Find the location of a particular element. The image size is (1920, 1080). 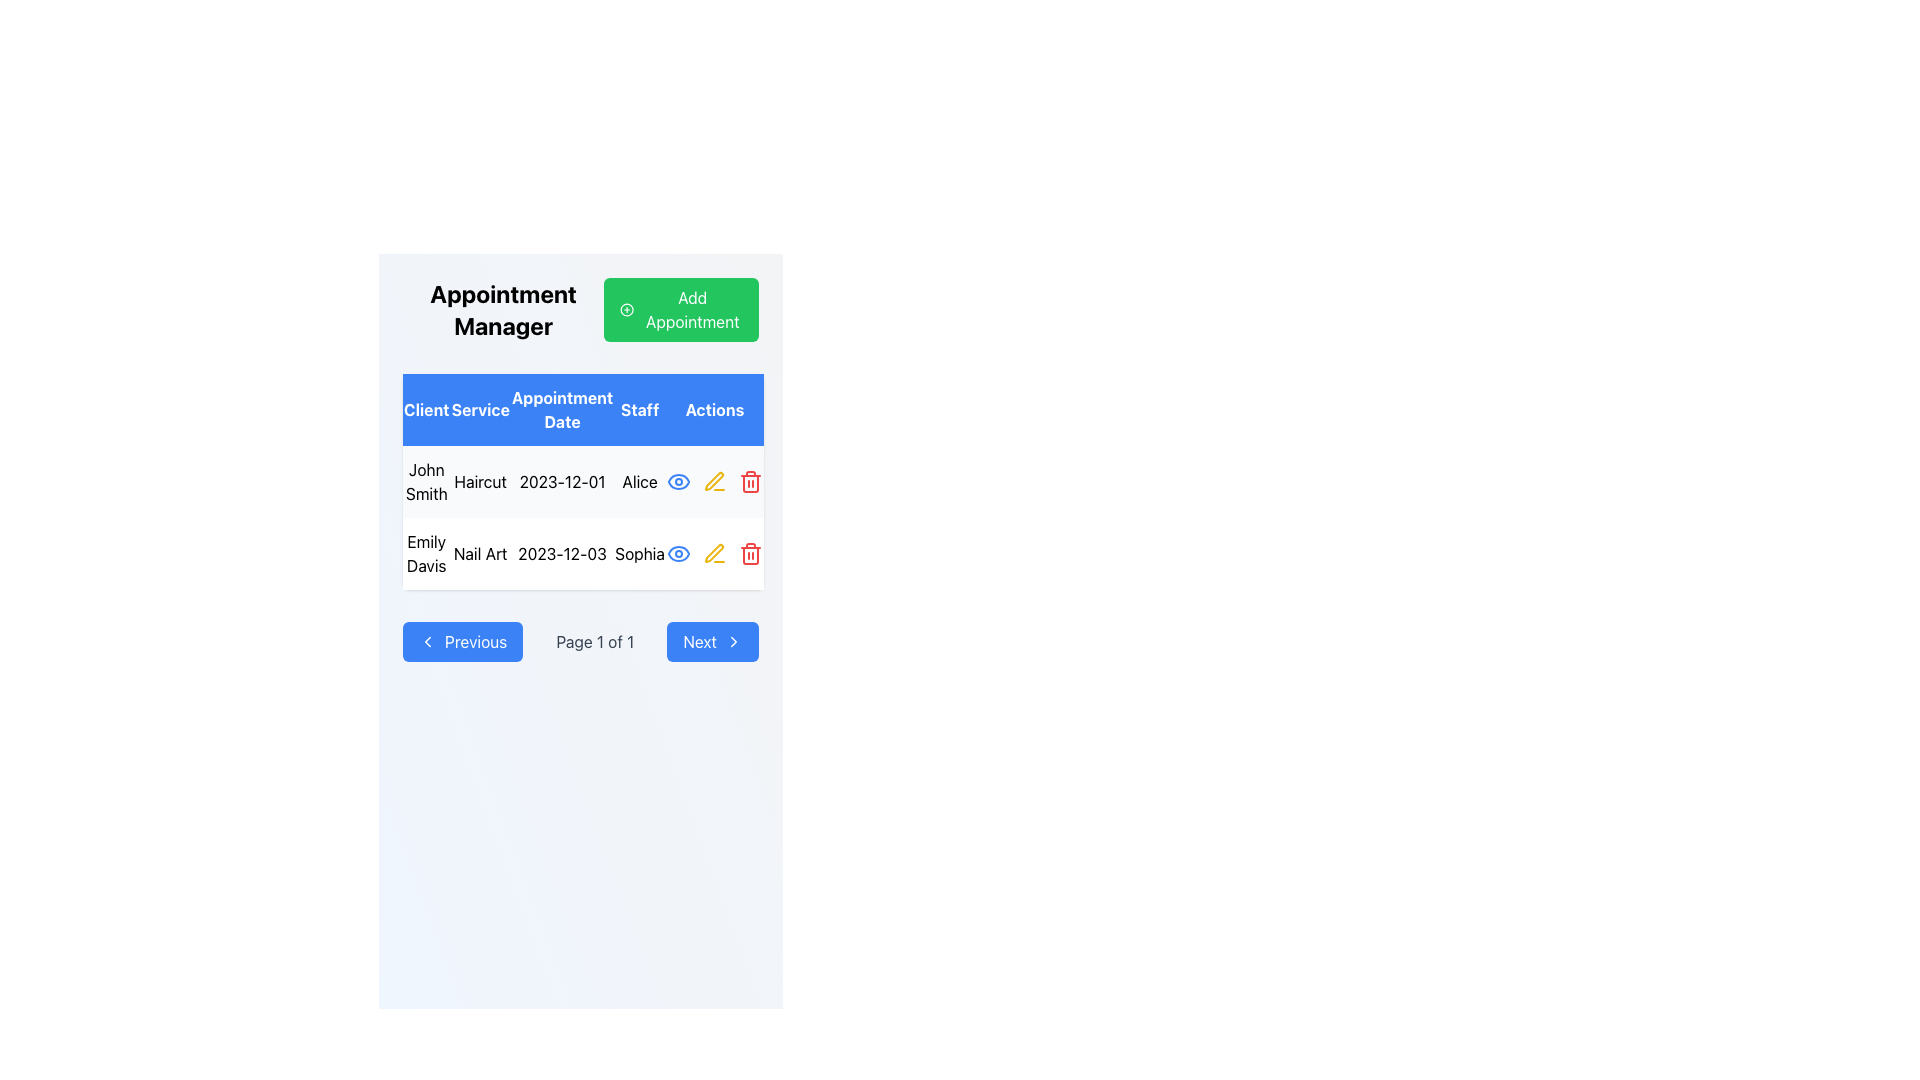

the delete icon in the Actions column of the table for the 'Emily Davis' appointment record to trigger the hover effect is located at coordinates (749, 482).